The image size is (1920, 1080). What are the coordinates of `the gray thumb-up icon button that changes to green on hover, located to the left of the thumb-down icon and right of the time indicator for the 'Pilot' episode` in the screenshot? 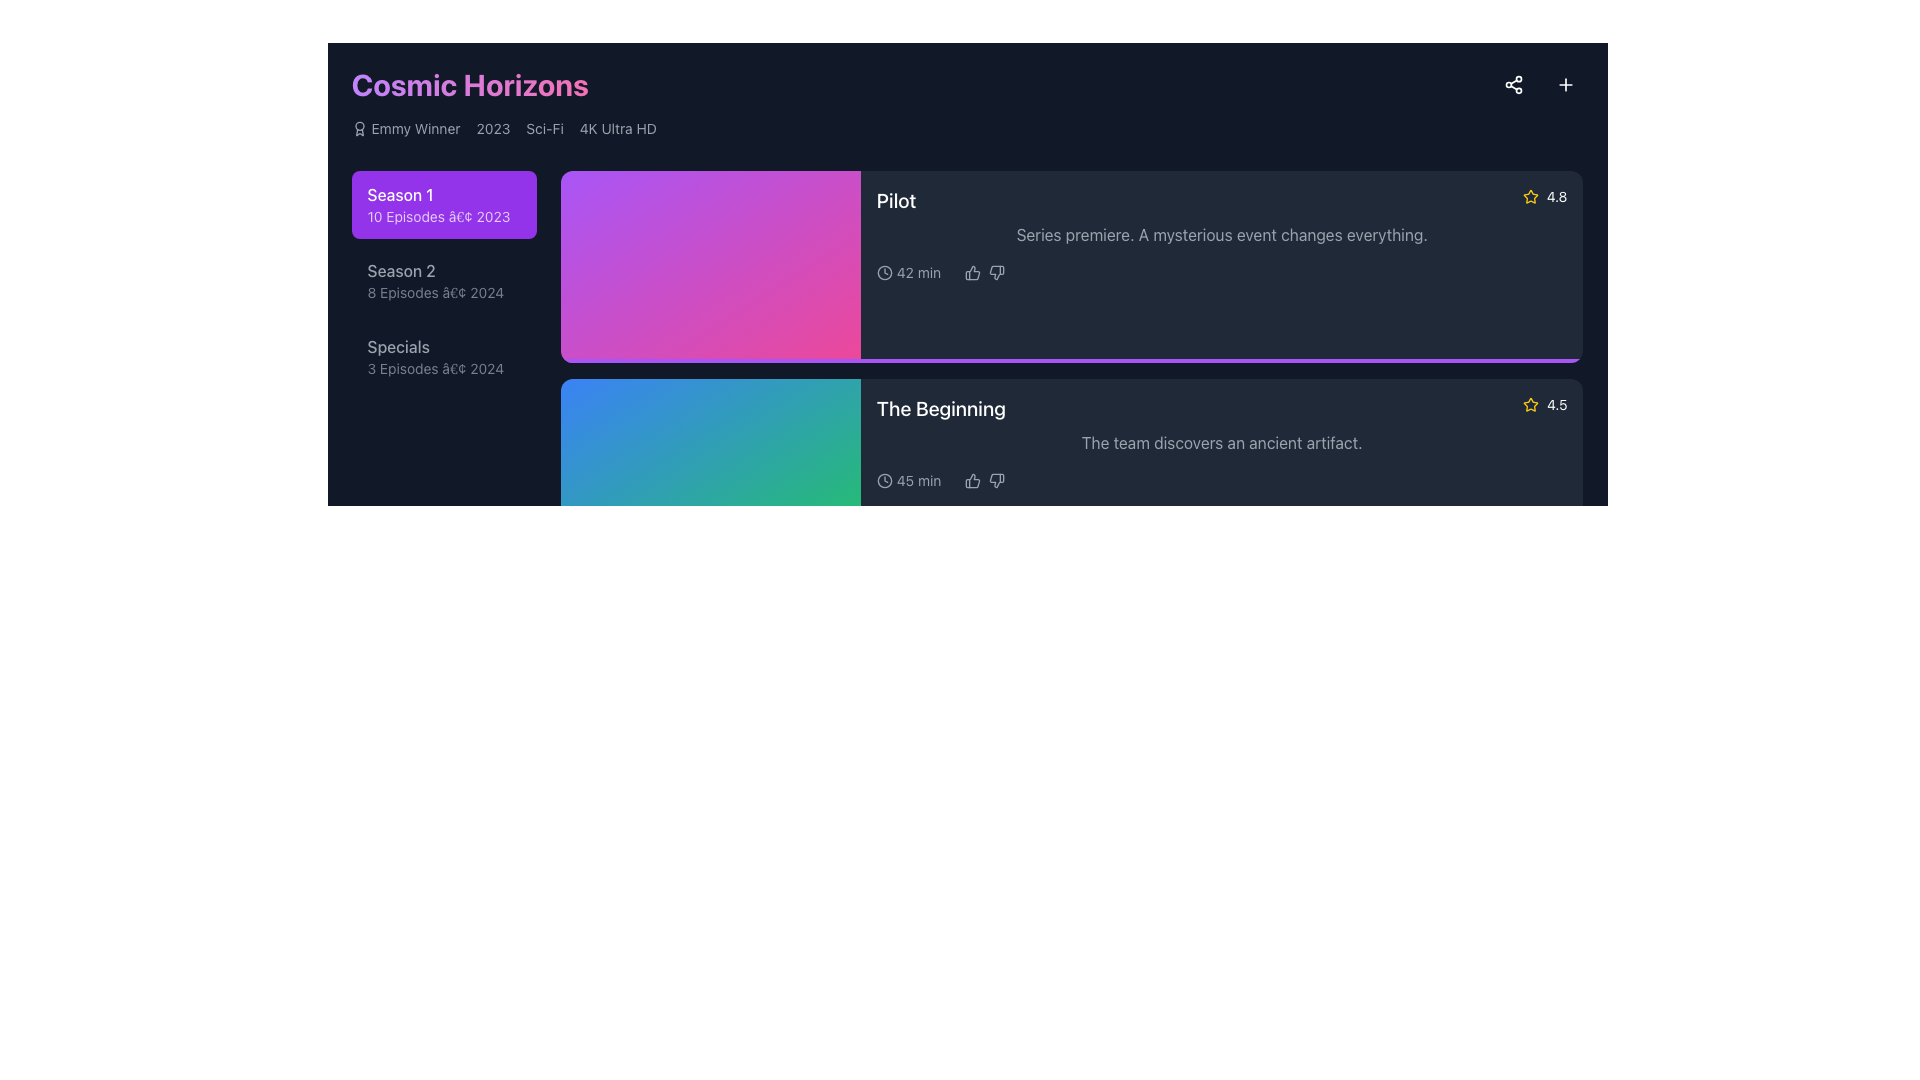 It's located at (973, 273).